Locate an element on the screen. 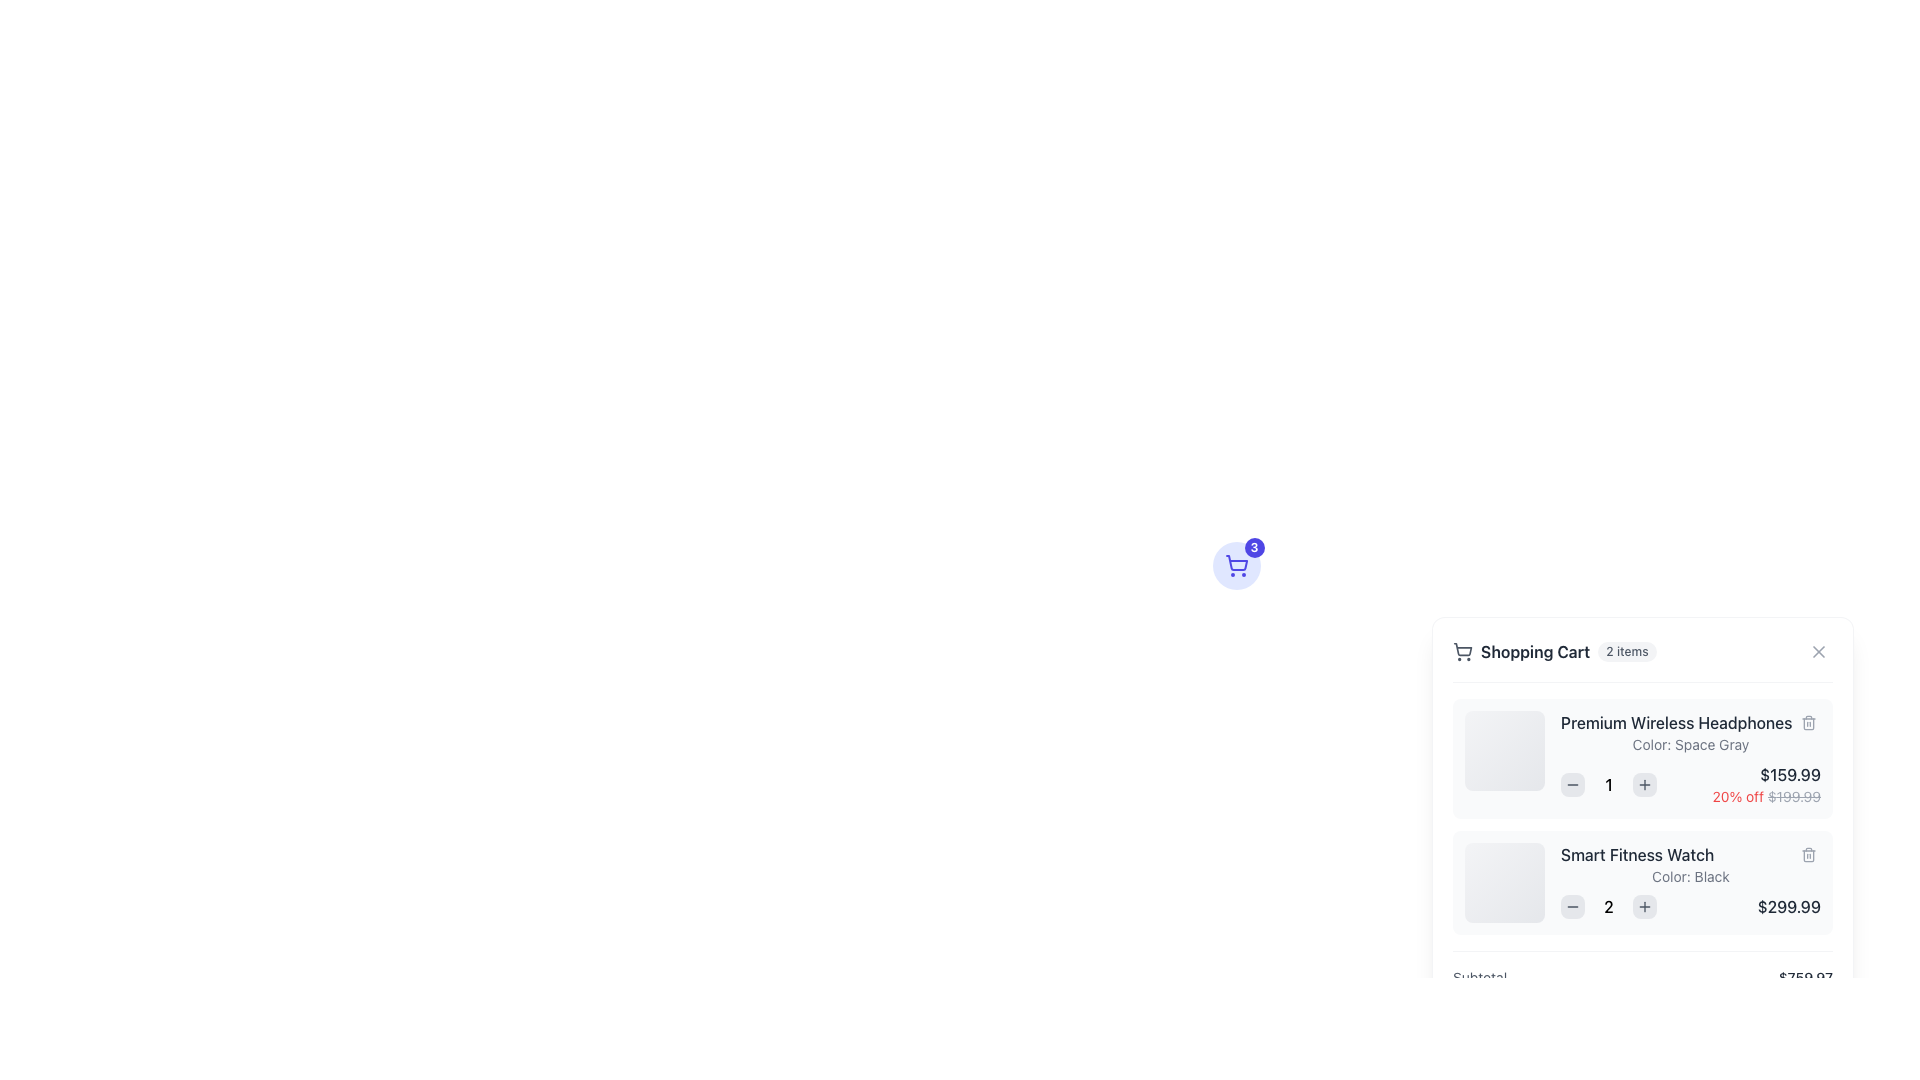 The height and width of the screenshot is (1080, 1920). the static text element displaying the current quantity of the 'Smart Fitness Watch' in the cart, which is read-only and positioned between the minus and plus buttons is located at coordinates (1608, 906).